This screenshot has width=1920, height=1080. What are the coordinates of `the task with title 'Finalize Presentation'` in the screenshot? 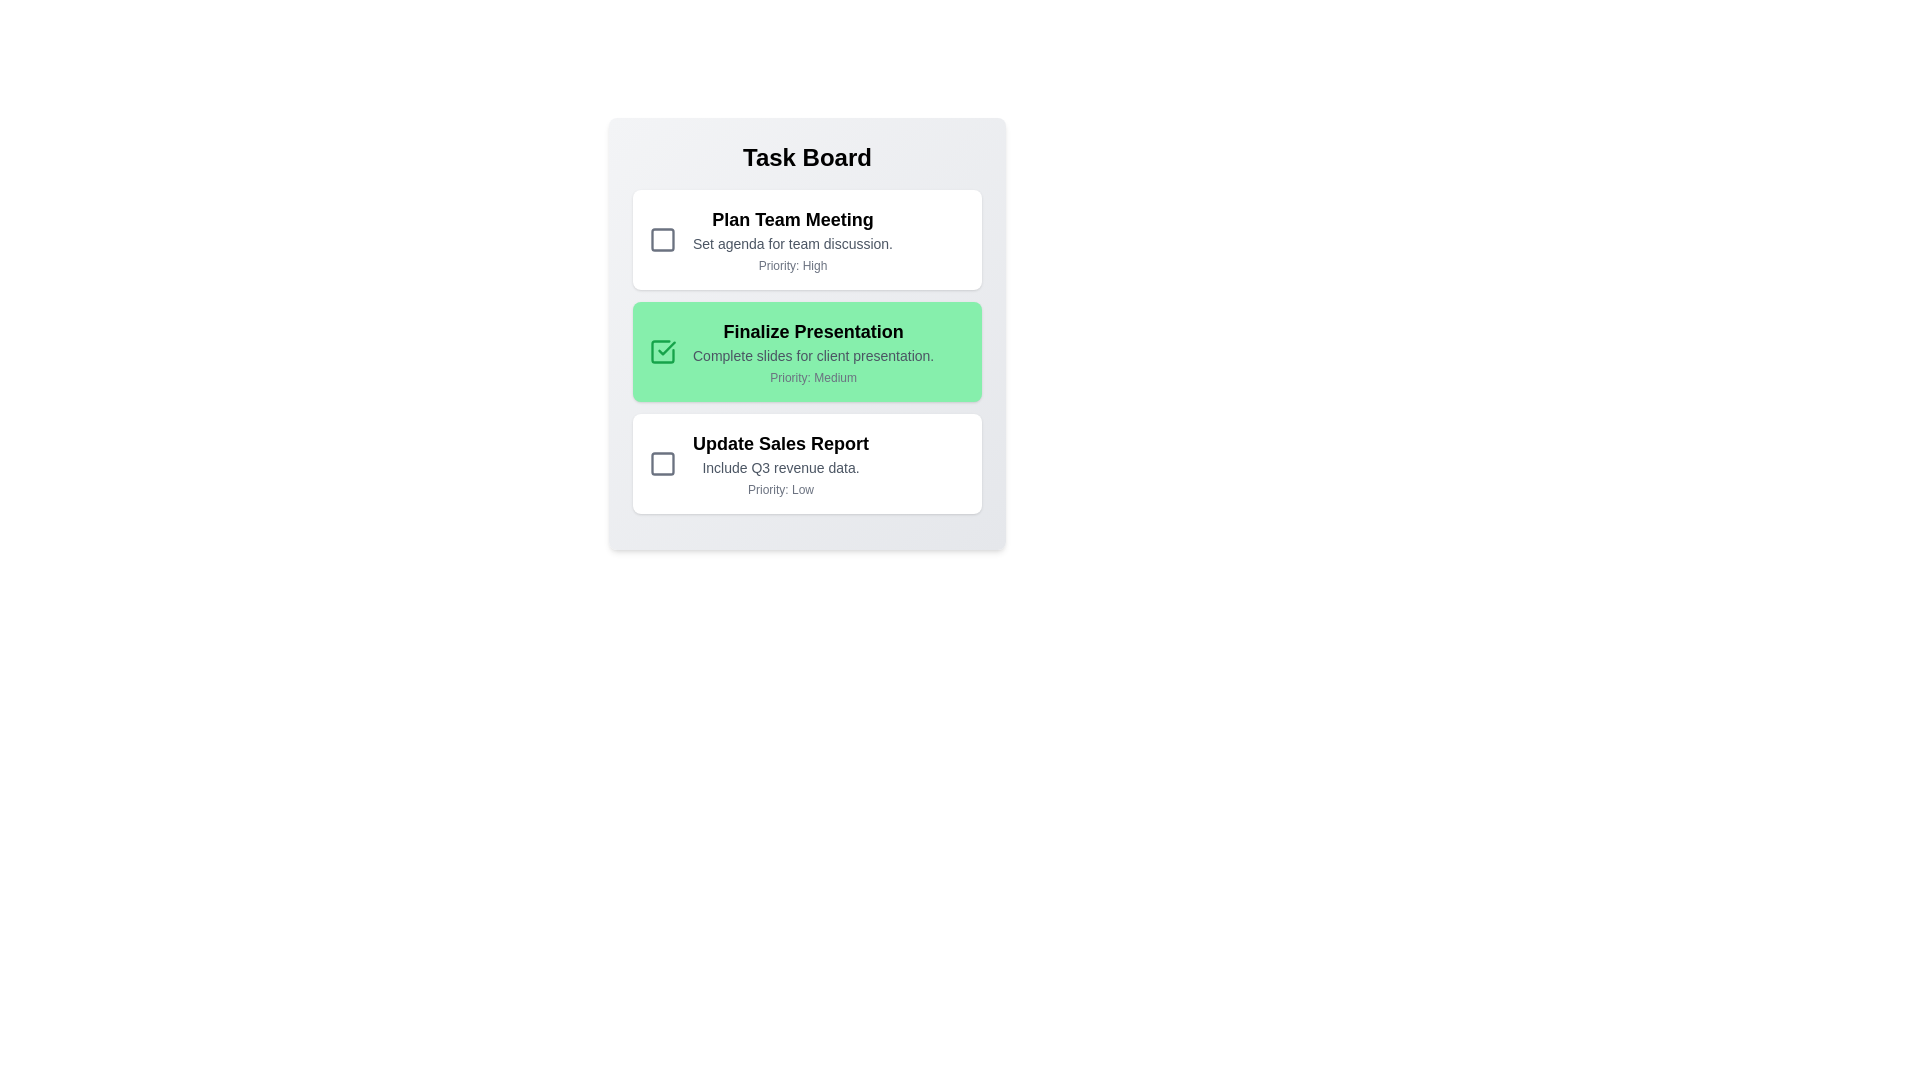 It's located at (807, 350).